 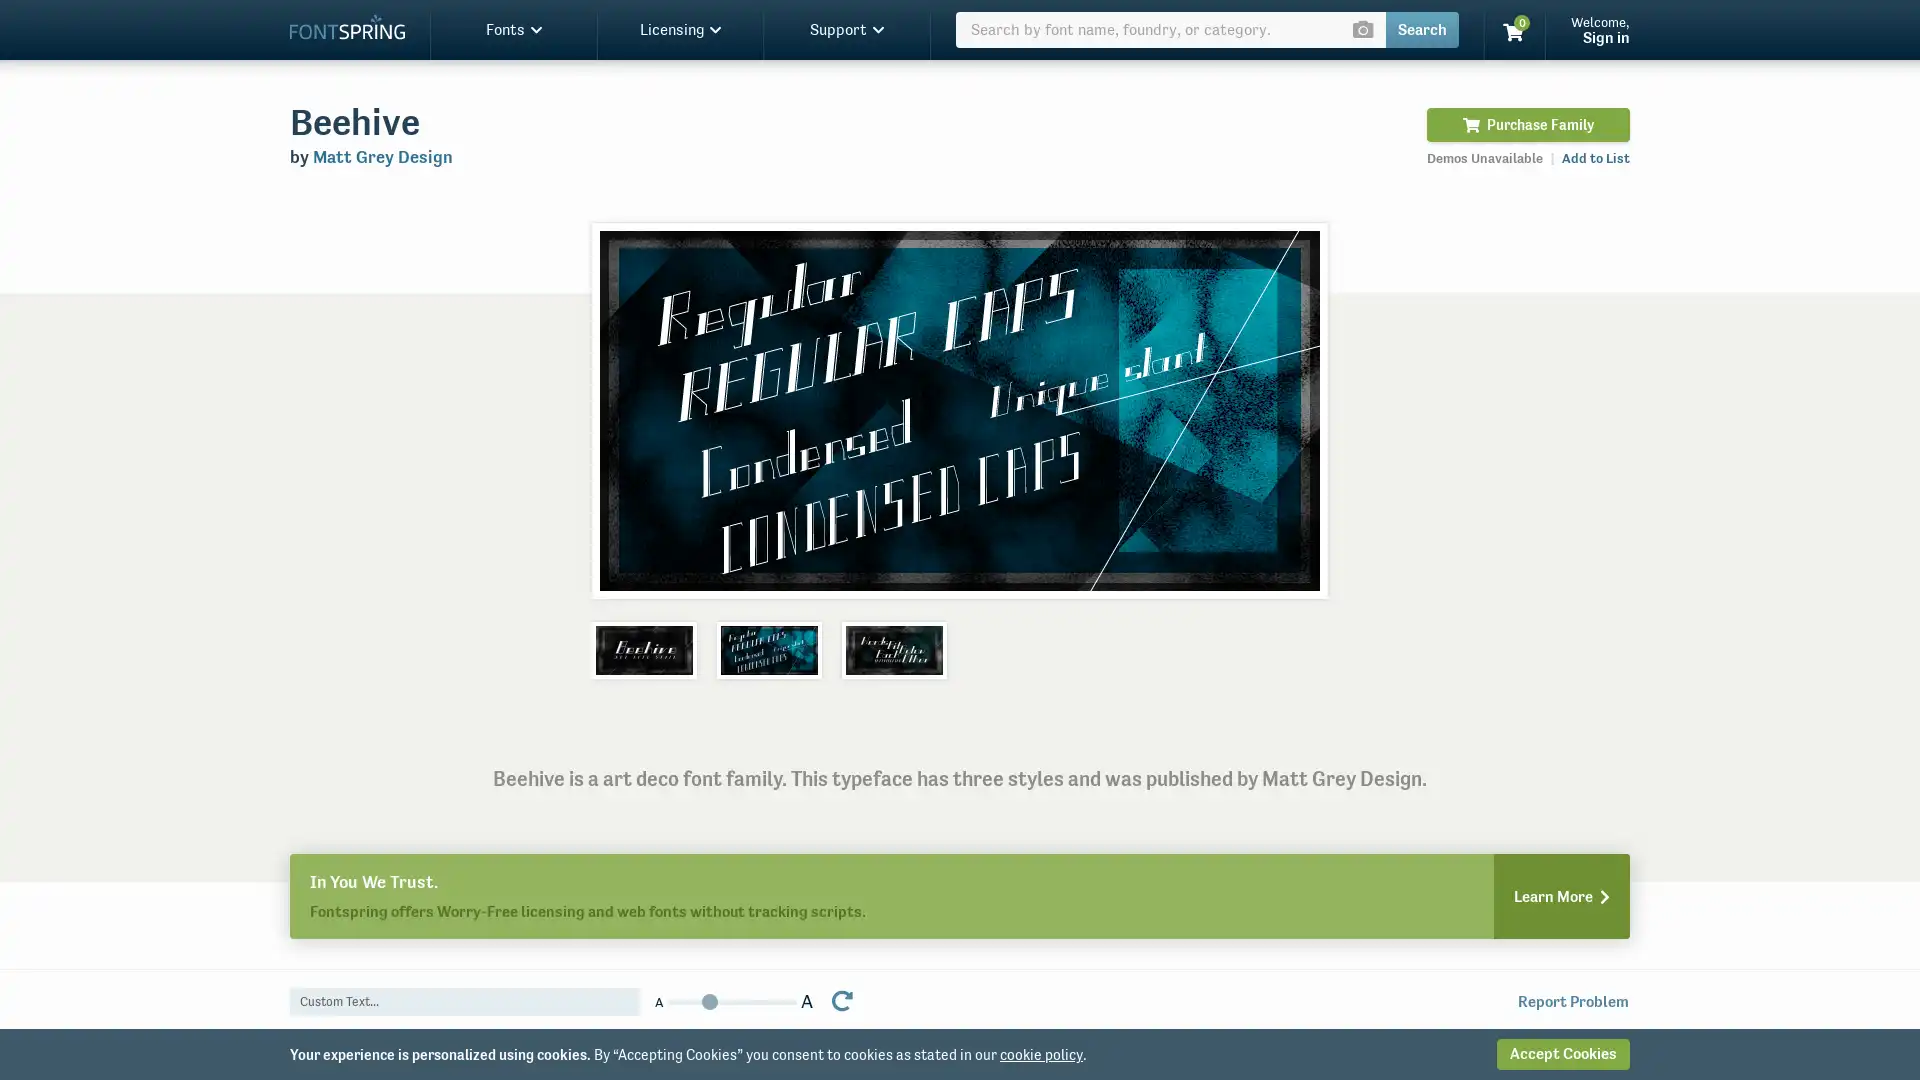 I want to click on Purchase Family, so click(x=1527, y=124).